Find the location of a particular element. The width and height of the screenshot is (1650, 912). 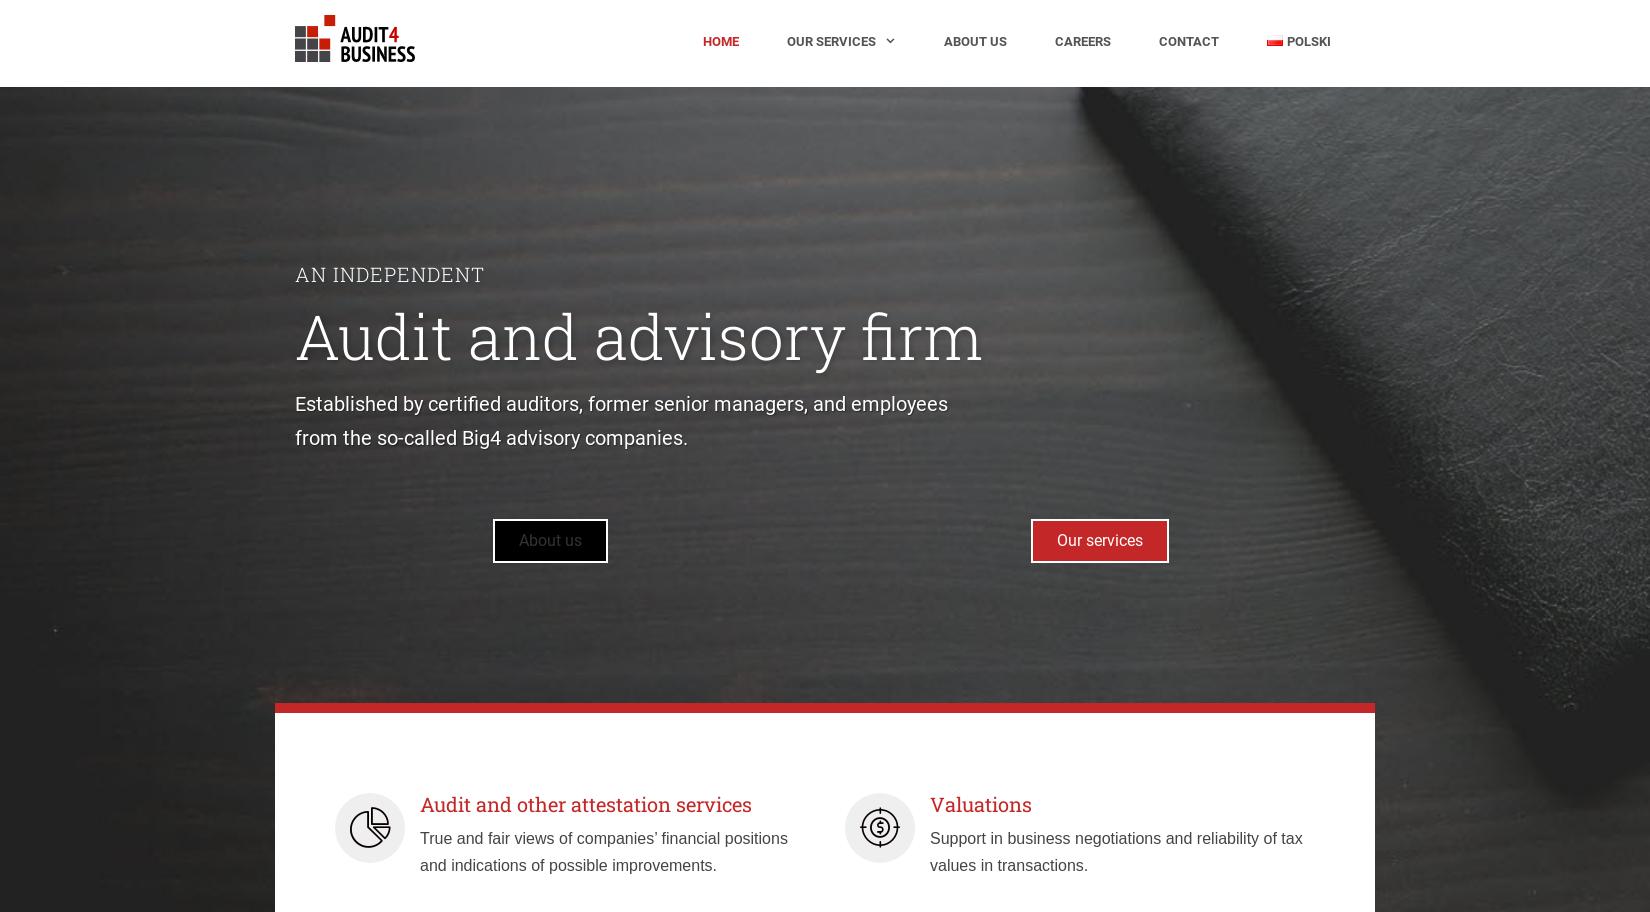

'About us' is located at coordinates (548, 540).